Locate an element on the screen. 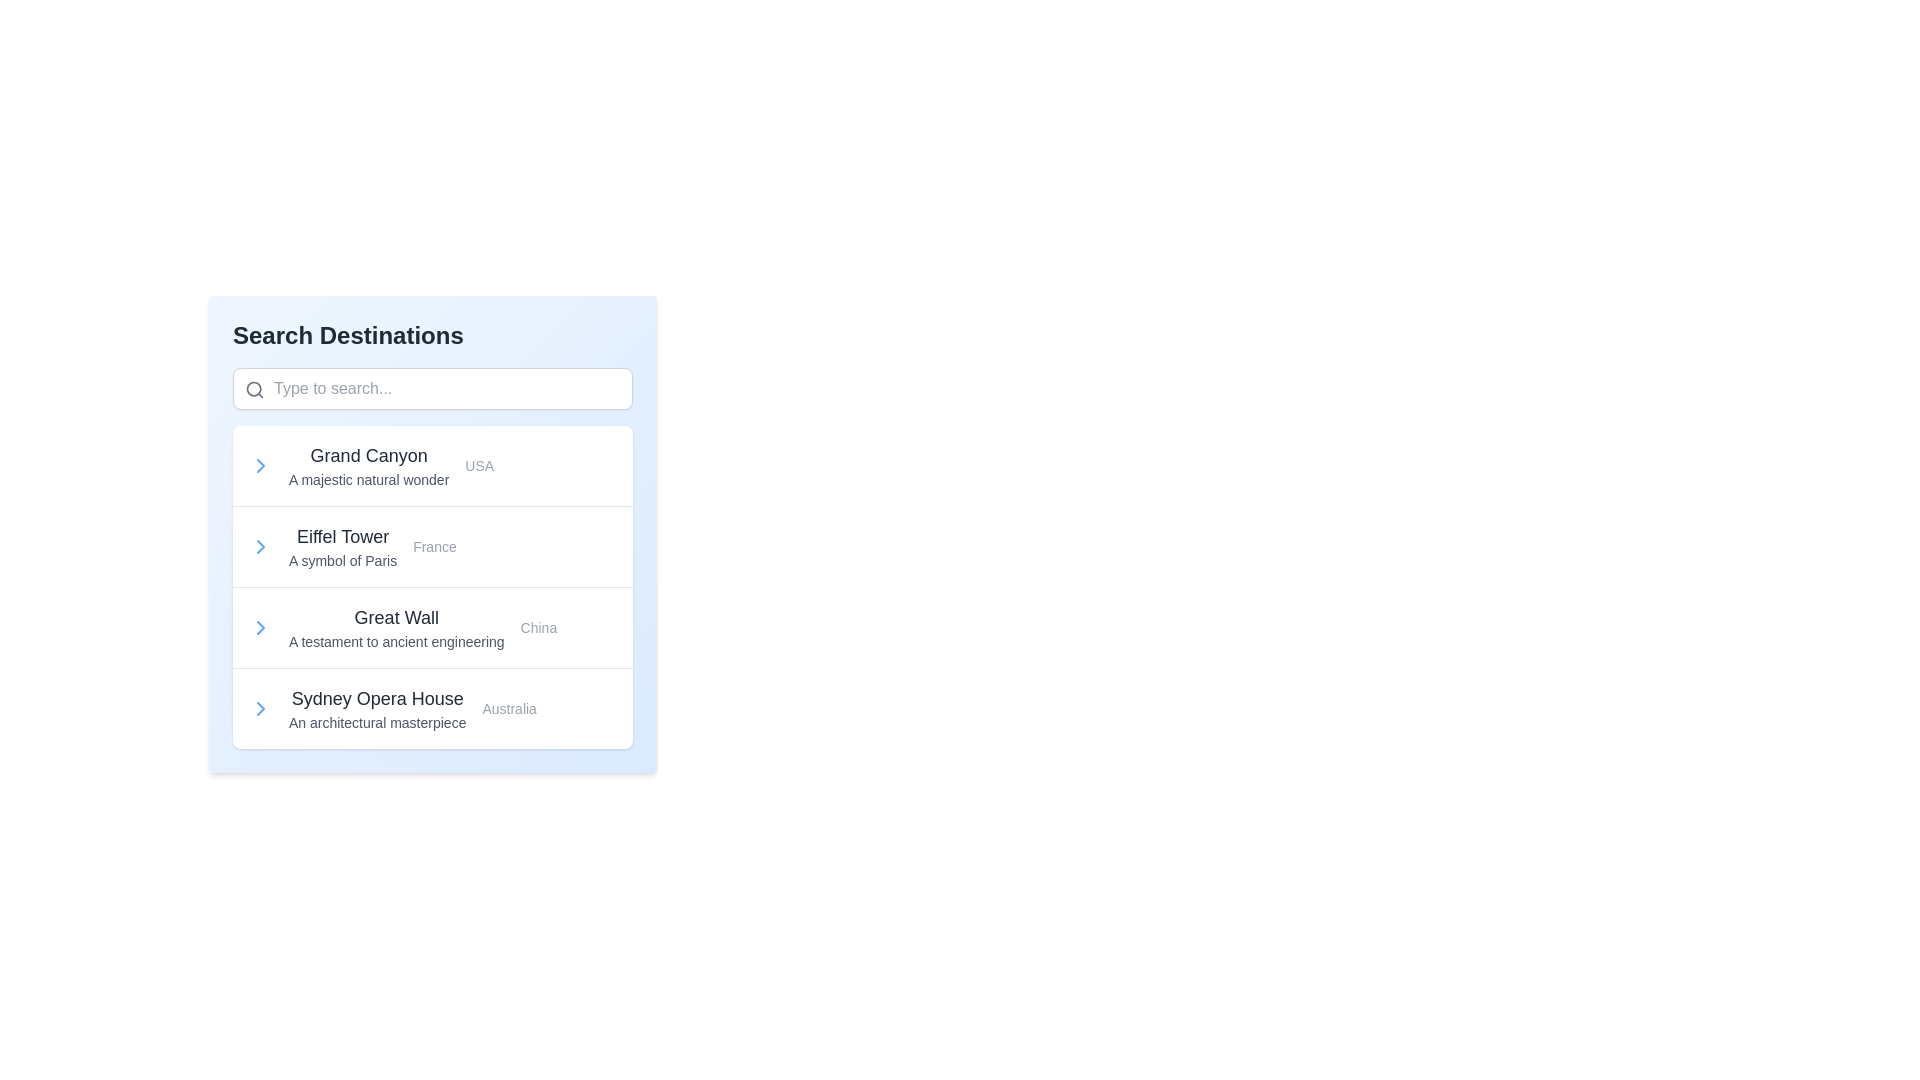 The image size is (1920, 1080). the text display for the 'Great Wall', the third entry in the list of destinations is located at coordinates (396, 627).